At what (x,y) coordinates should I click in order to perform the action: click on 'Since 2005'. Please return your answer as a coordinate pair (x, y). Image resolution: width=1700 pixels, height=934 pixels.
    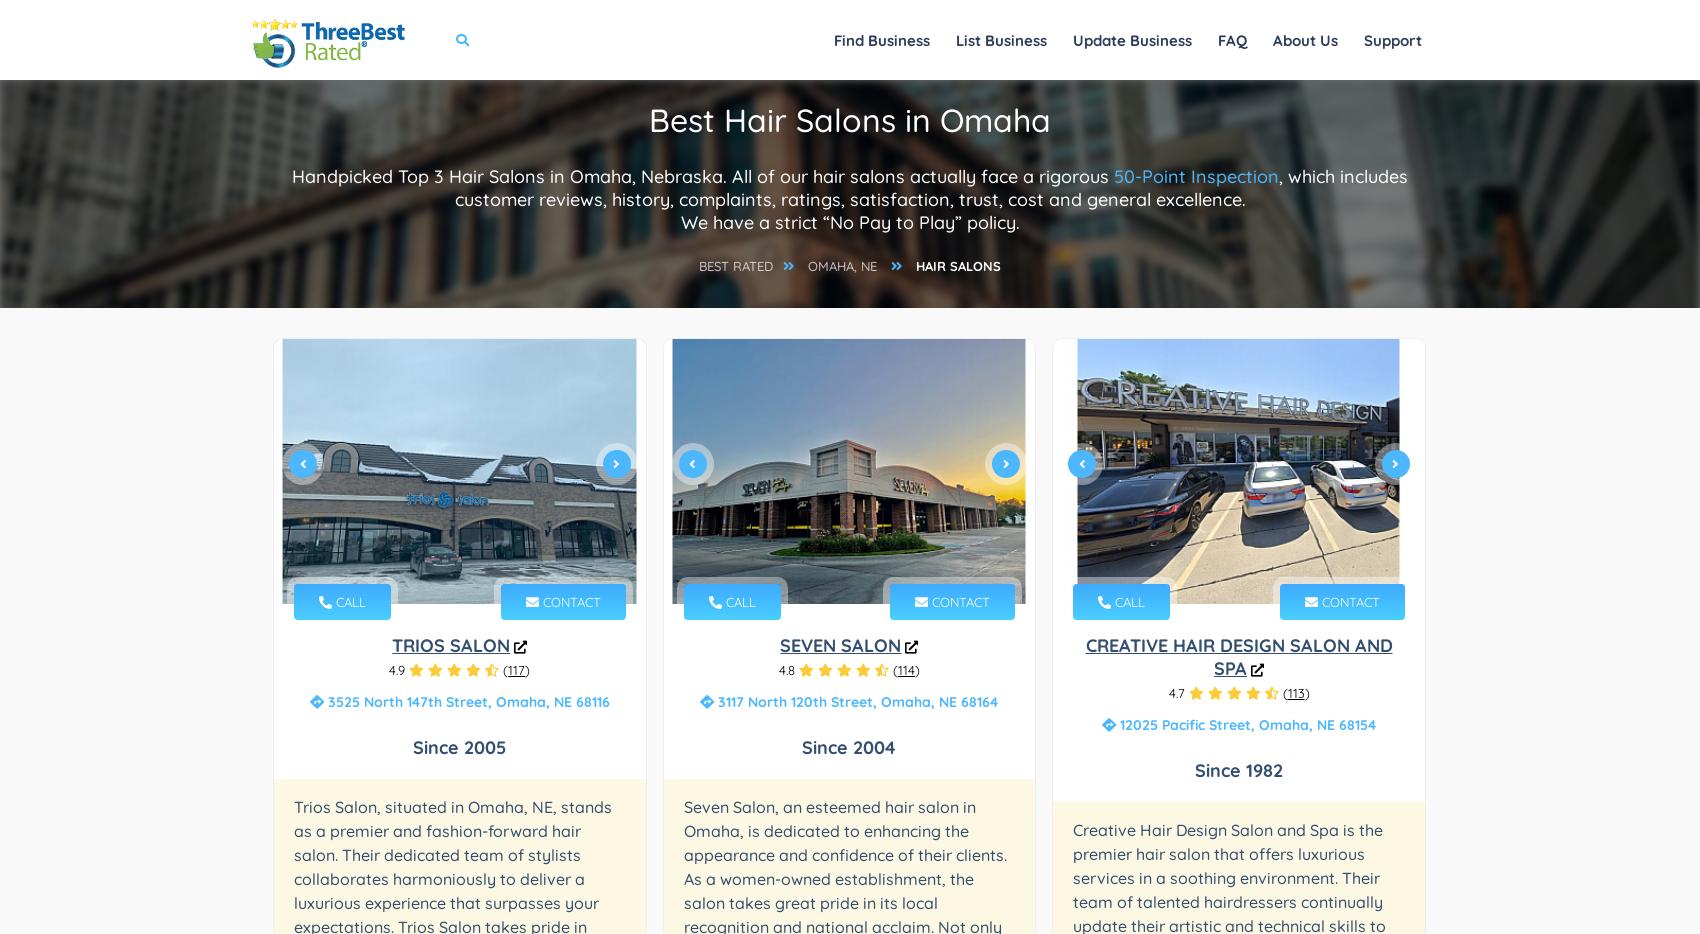
    Looking at the image, I should click on (459, 747).